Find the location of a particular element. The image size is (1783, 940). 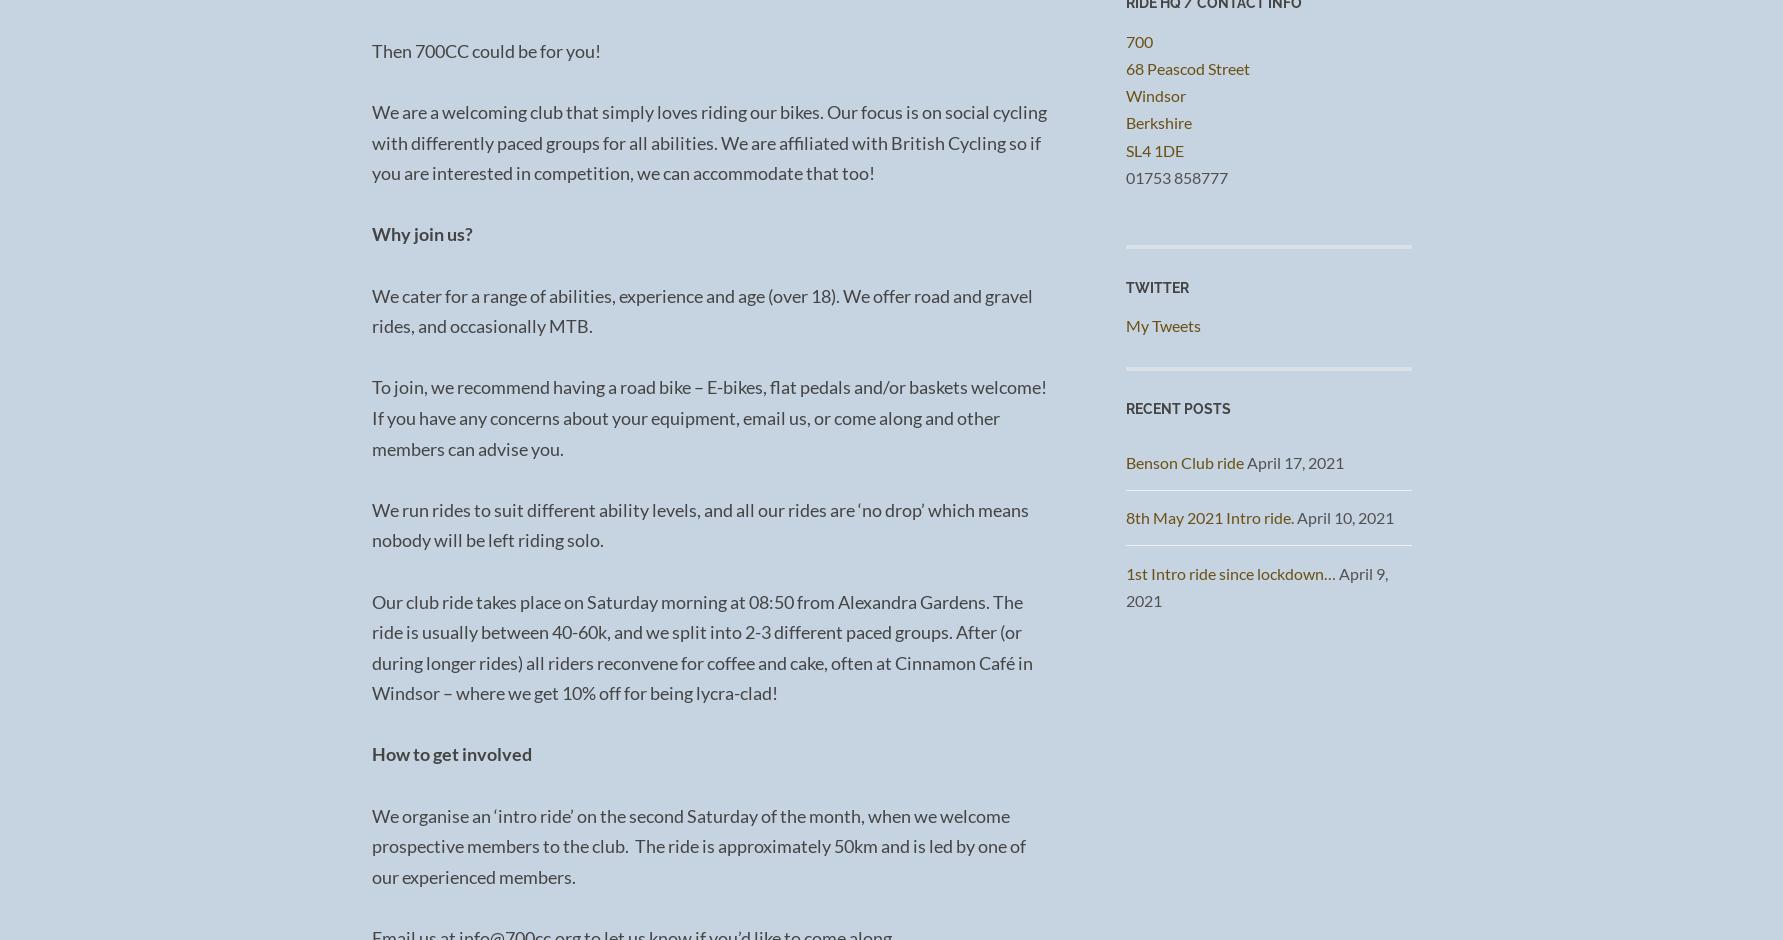

'1st Intro ride since lockdown…' is located at coordinates (1229, 572).